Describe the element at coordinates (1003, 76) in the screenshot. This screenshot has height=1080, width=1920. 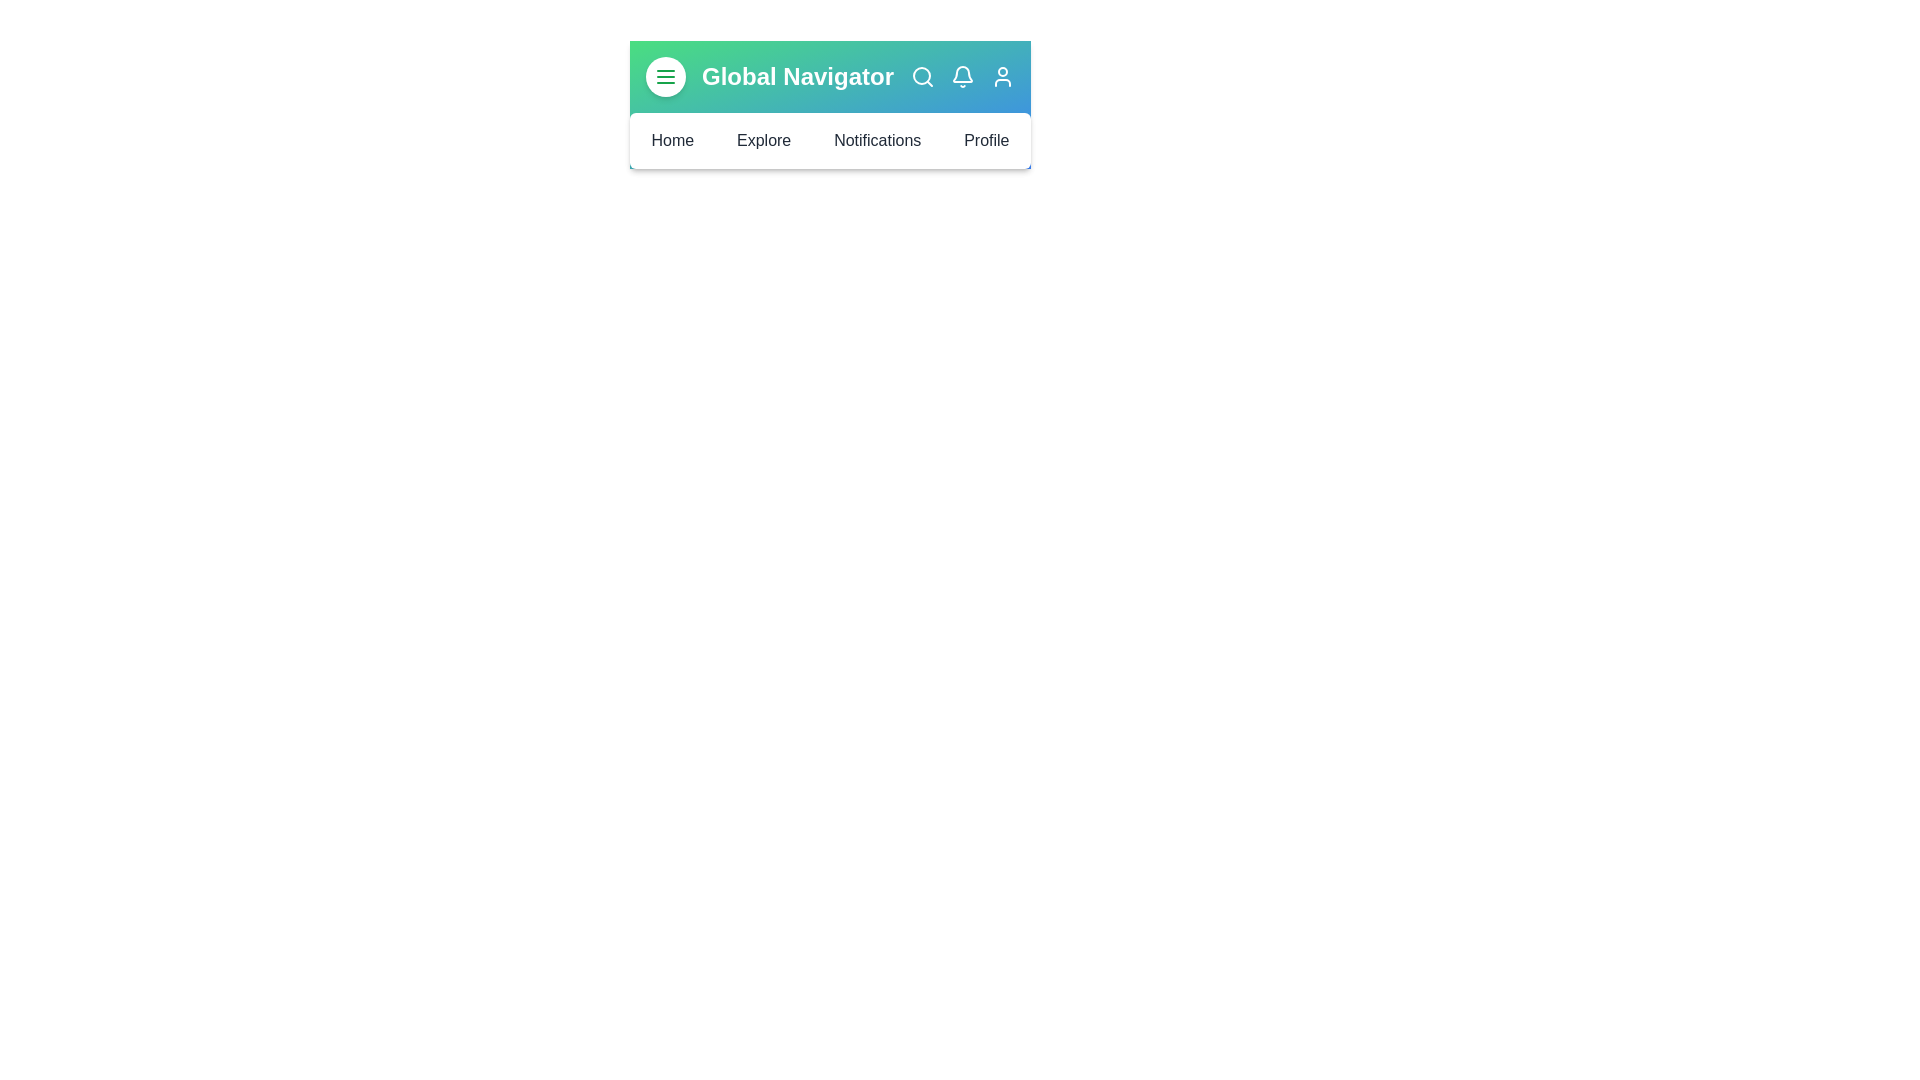
I see `the user icon to access user settings or profile` at that location.